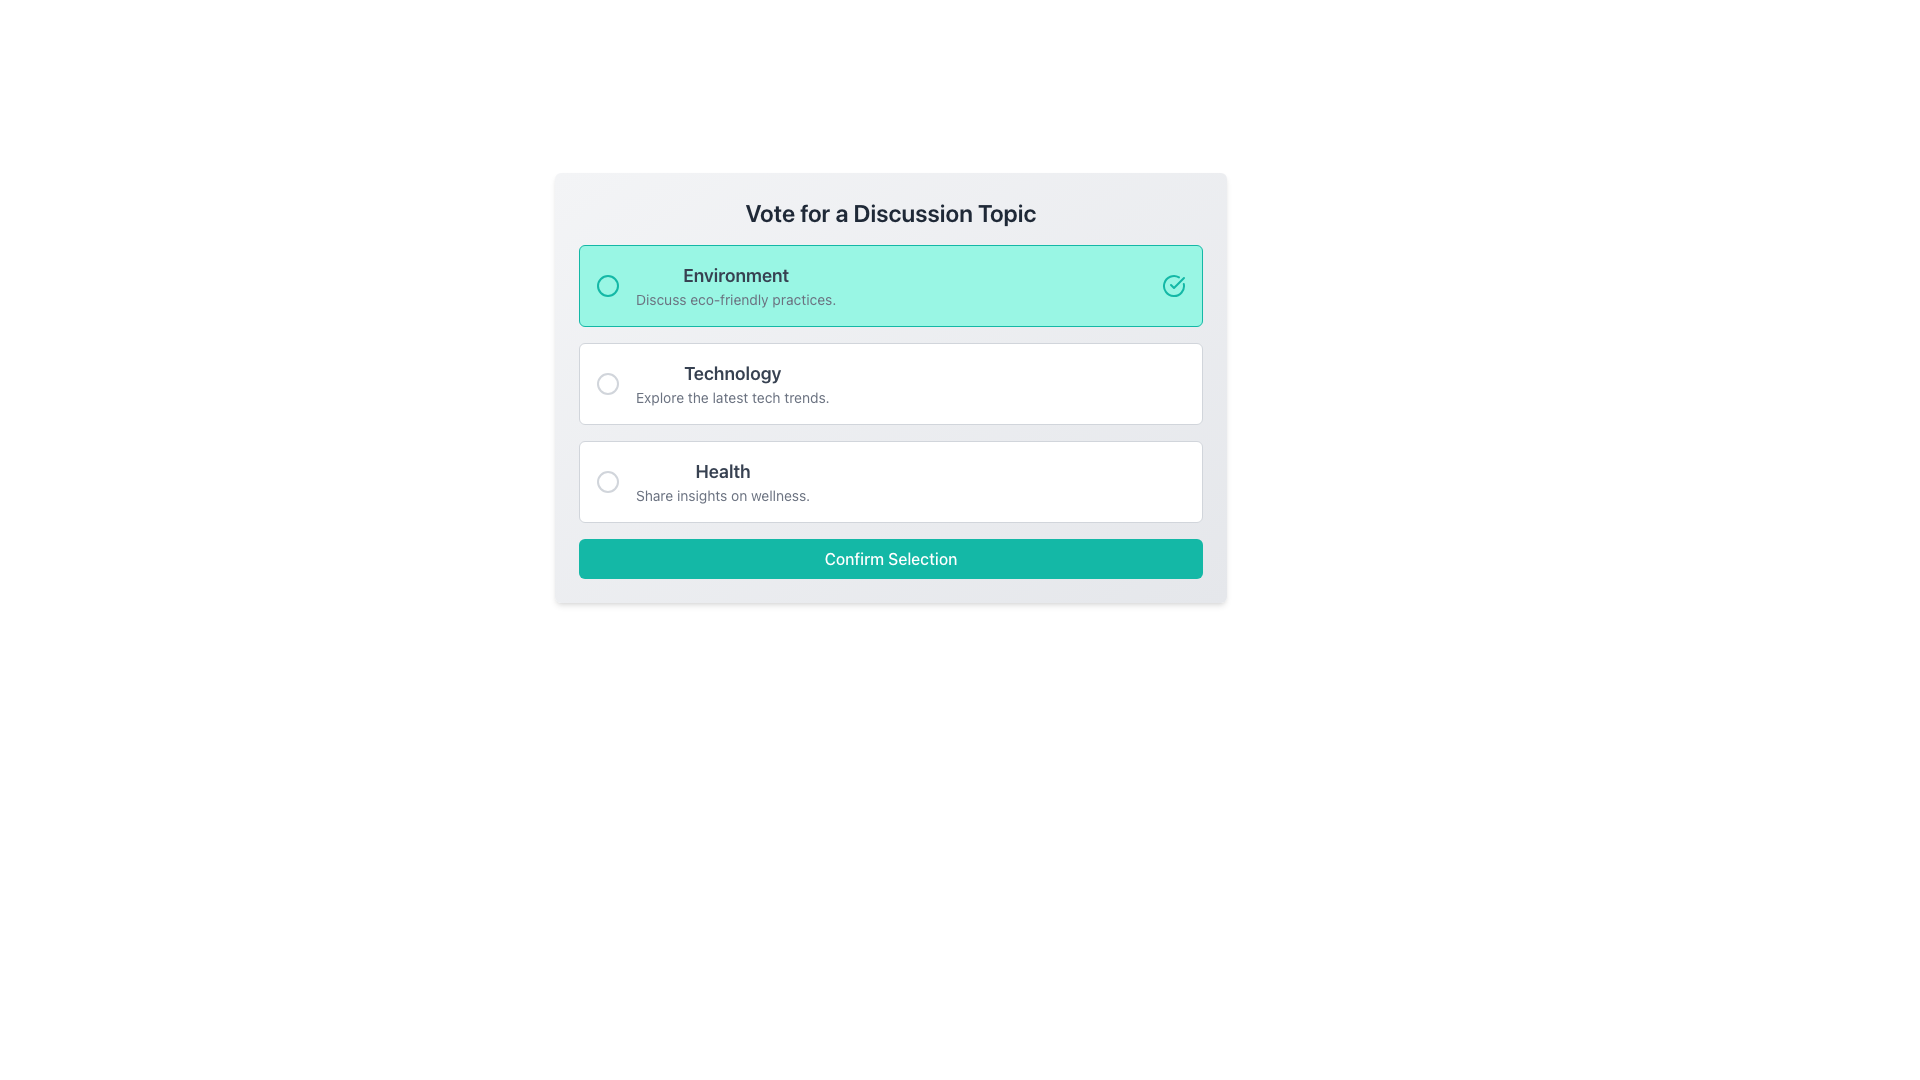 Image resolution: width=1920 pixels, height=1080 pixels. I want to click on the Static Text Label that provides information about the 'Health' topic option, located in the third selection panel towards the bottom center of the interface, so click(722, 495).